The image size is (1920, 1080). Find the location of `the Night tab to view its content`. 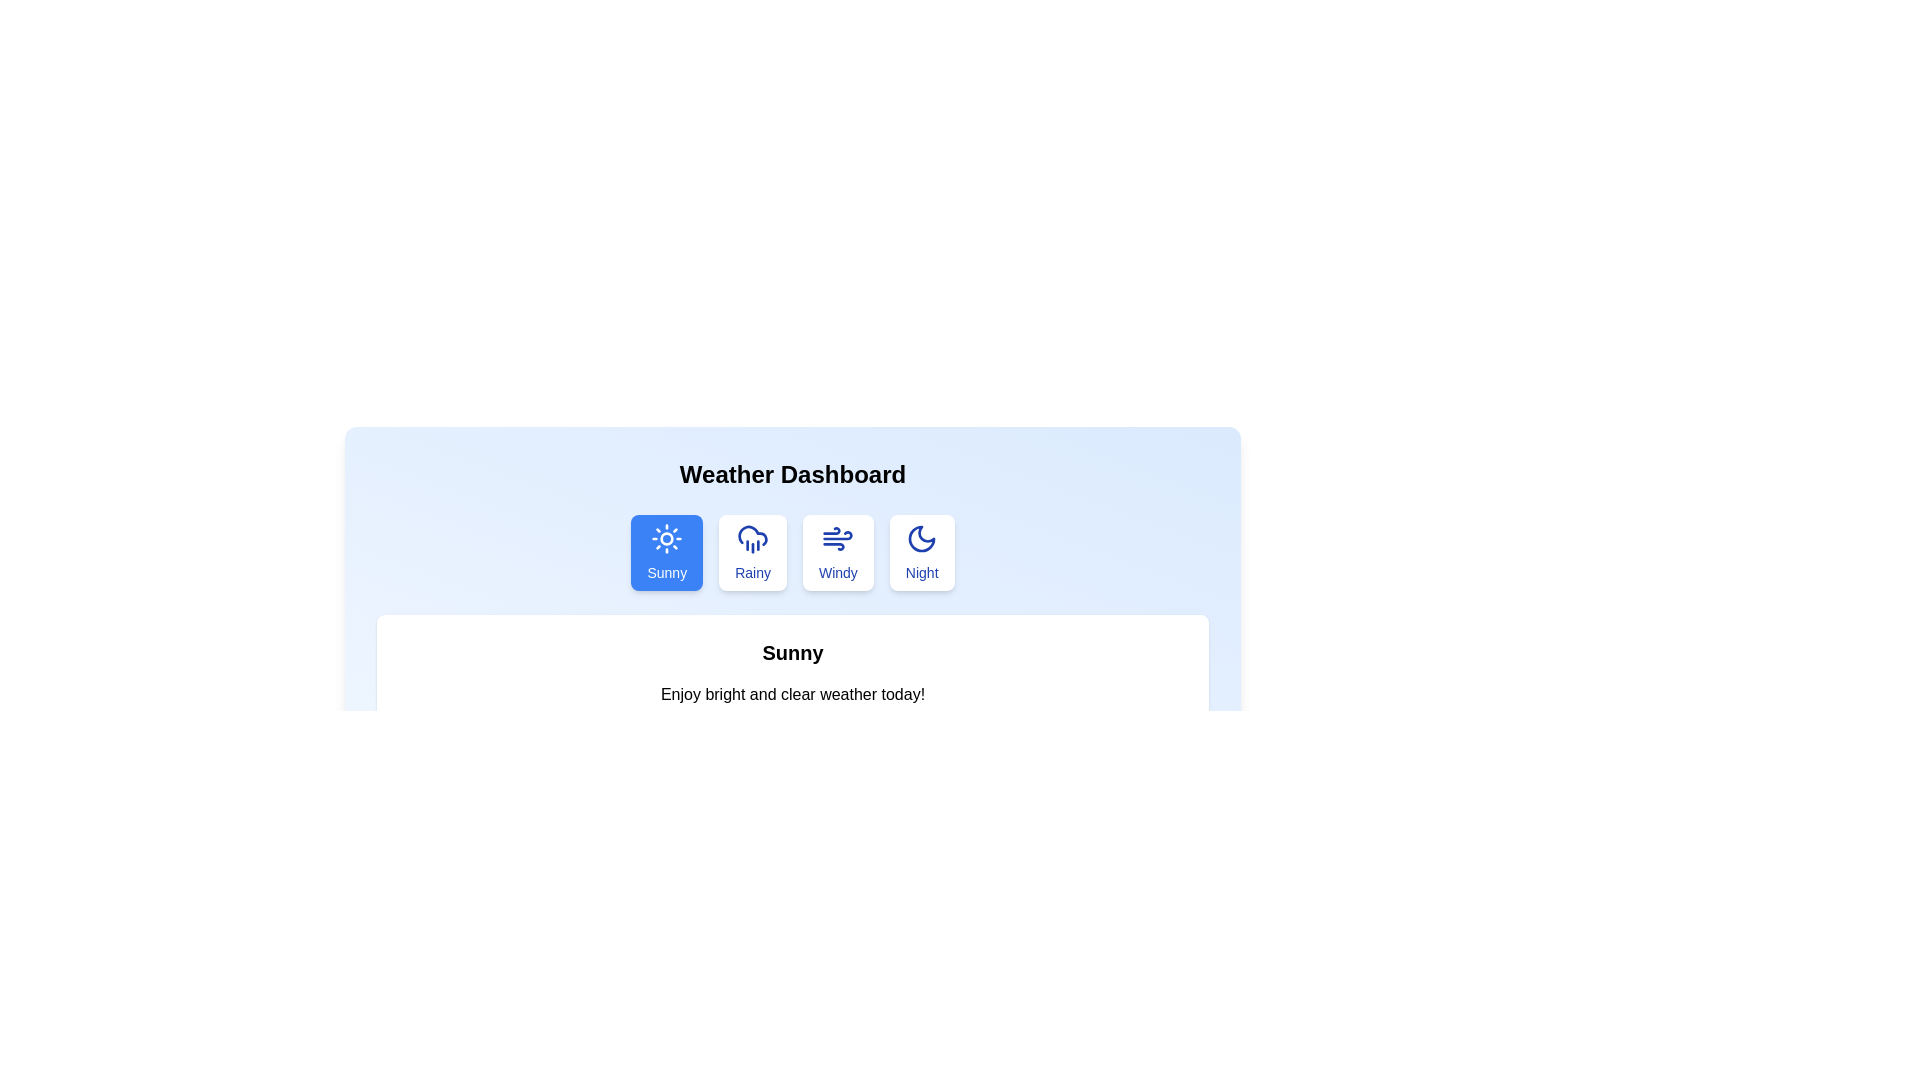

the Night tab to view its content is located at coordinates (920, 552).